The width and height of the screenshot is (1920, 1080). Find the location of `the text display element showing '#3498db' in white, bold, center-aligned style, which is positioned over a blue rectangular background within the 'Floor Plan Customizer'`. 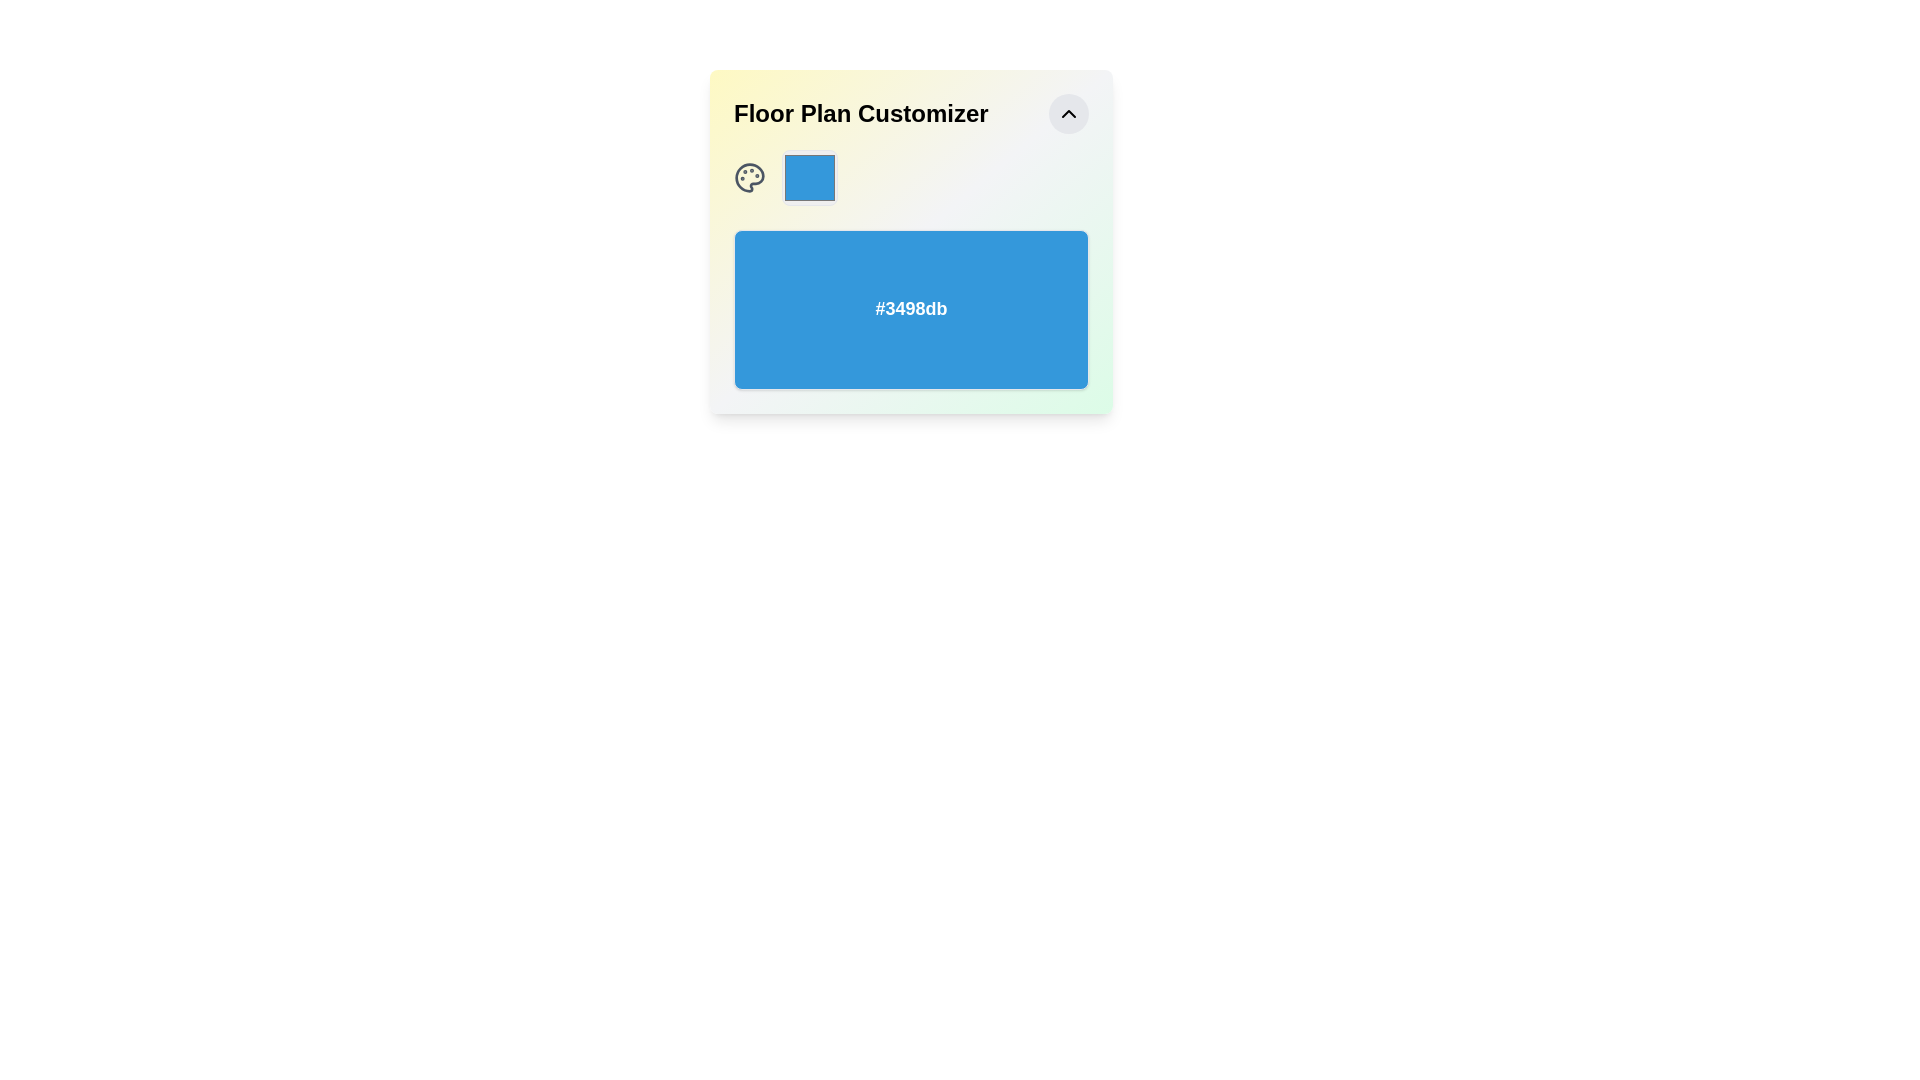

the text display element showing '#3498db' in white, bold, center-aligned style, which is positioned over a blue rectangular background within the 'Floor Plan Customizer' is located at coordinates (910, 308).